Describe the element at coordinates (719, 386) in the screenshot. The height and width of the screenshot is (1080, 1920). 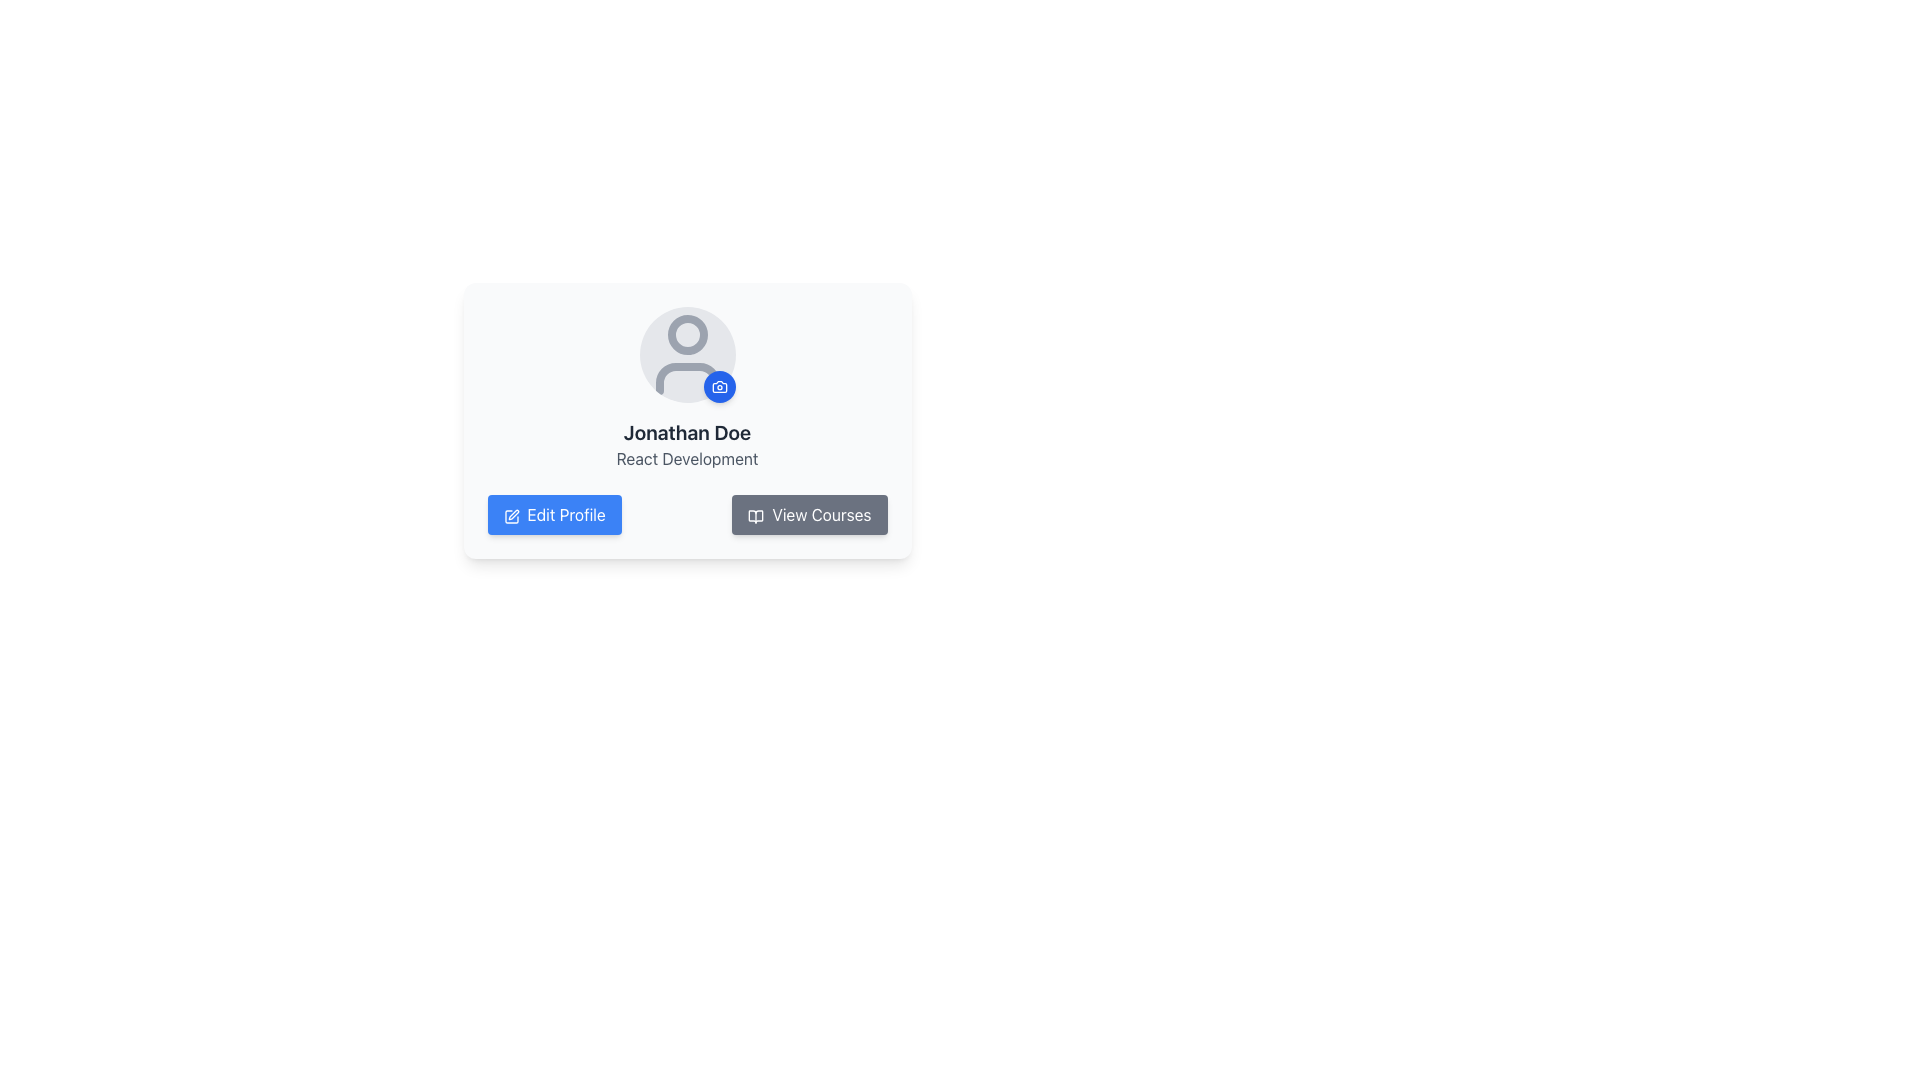
I see `the button located at the bottom-right corner of the circular profile picture to potentially see a tooltip` at that location.